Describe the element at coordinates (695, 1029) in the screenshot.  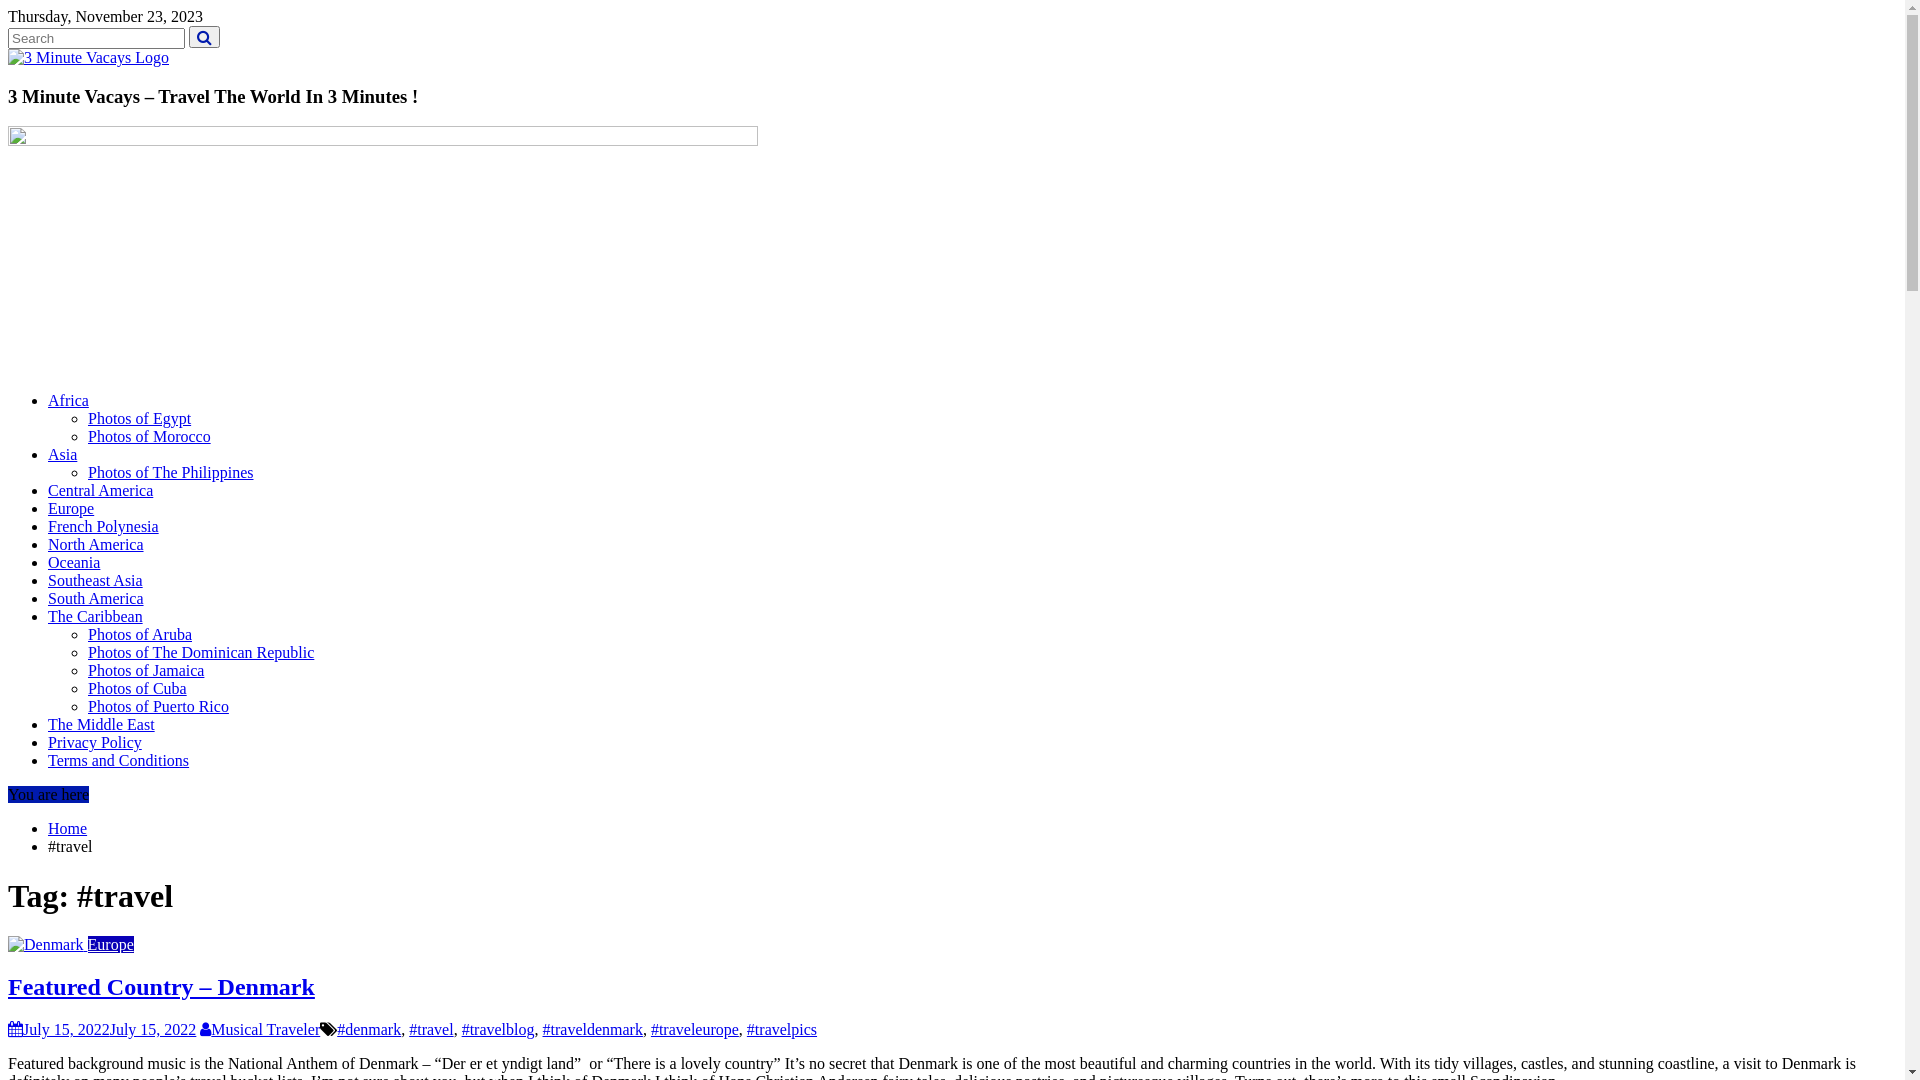
I see `'#traveleurope'` at that location.